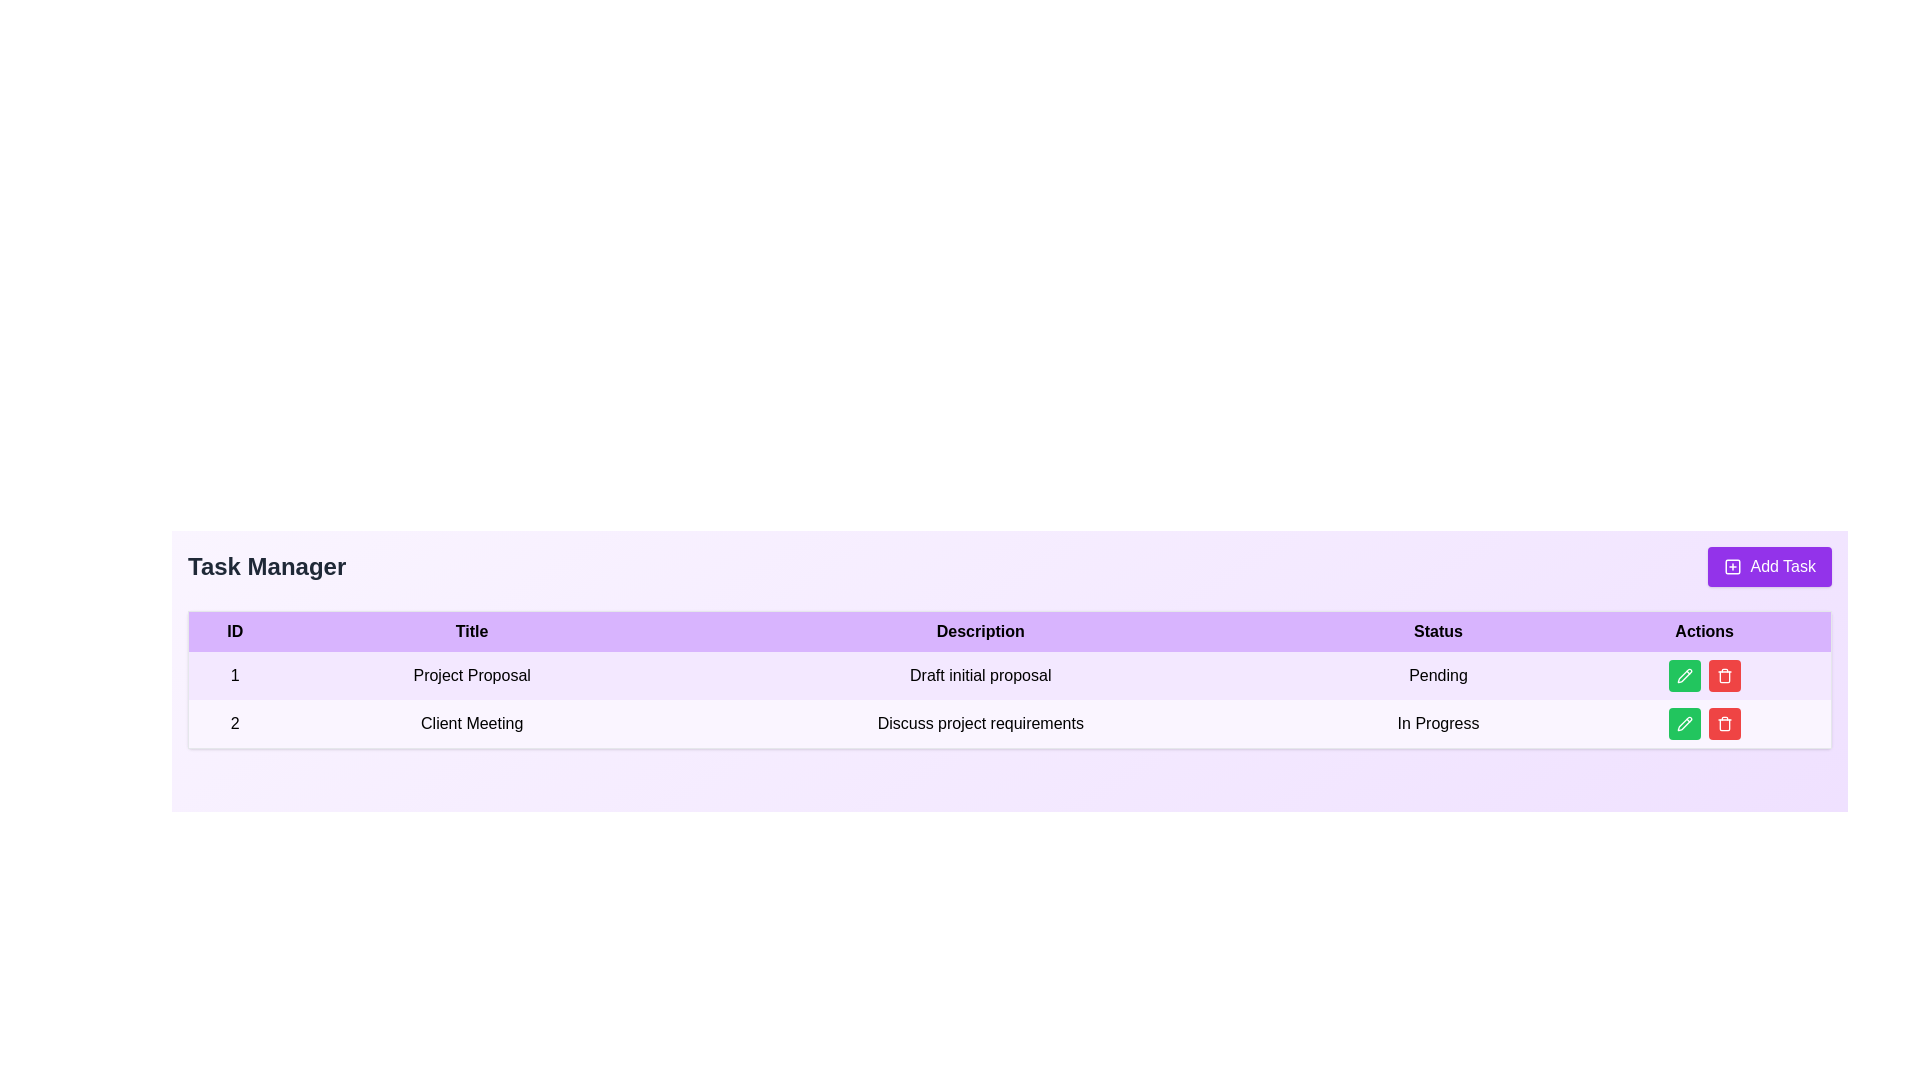 The height and width of the screenshot is (1080, 1920). What do you see at coordinates (1437, 631) in the screenshot?
I see `the 'Status' text label, which is the fourth header in the table indicating the status of items listed below` at bounding box center [1437, 631].